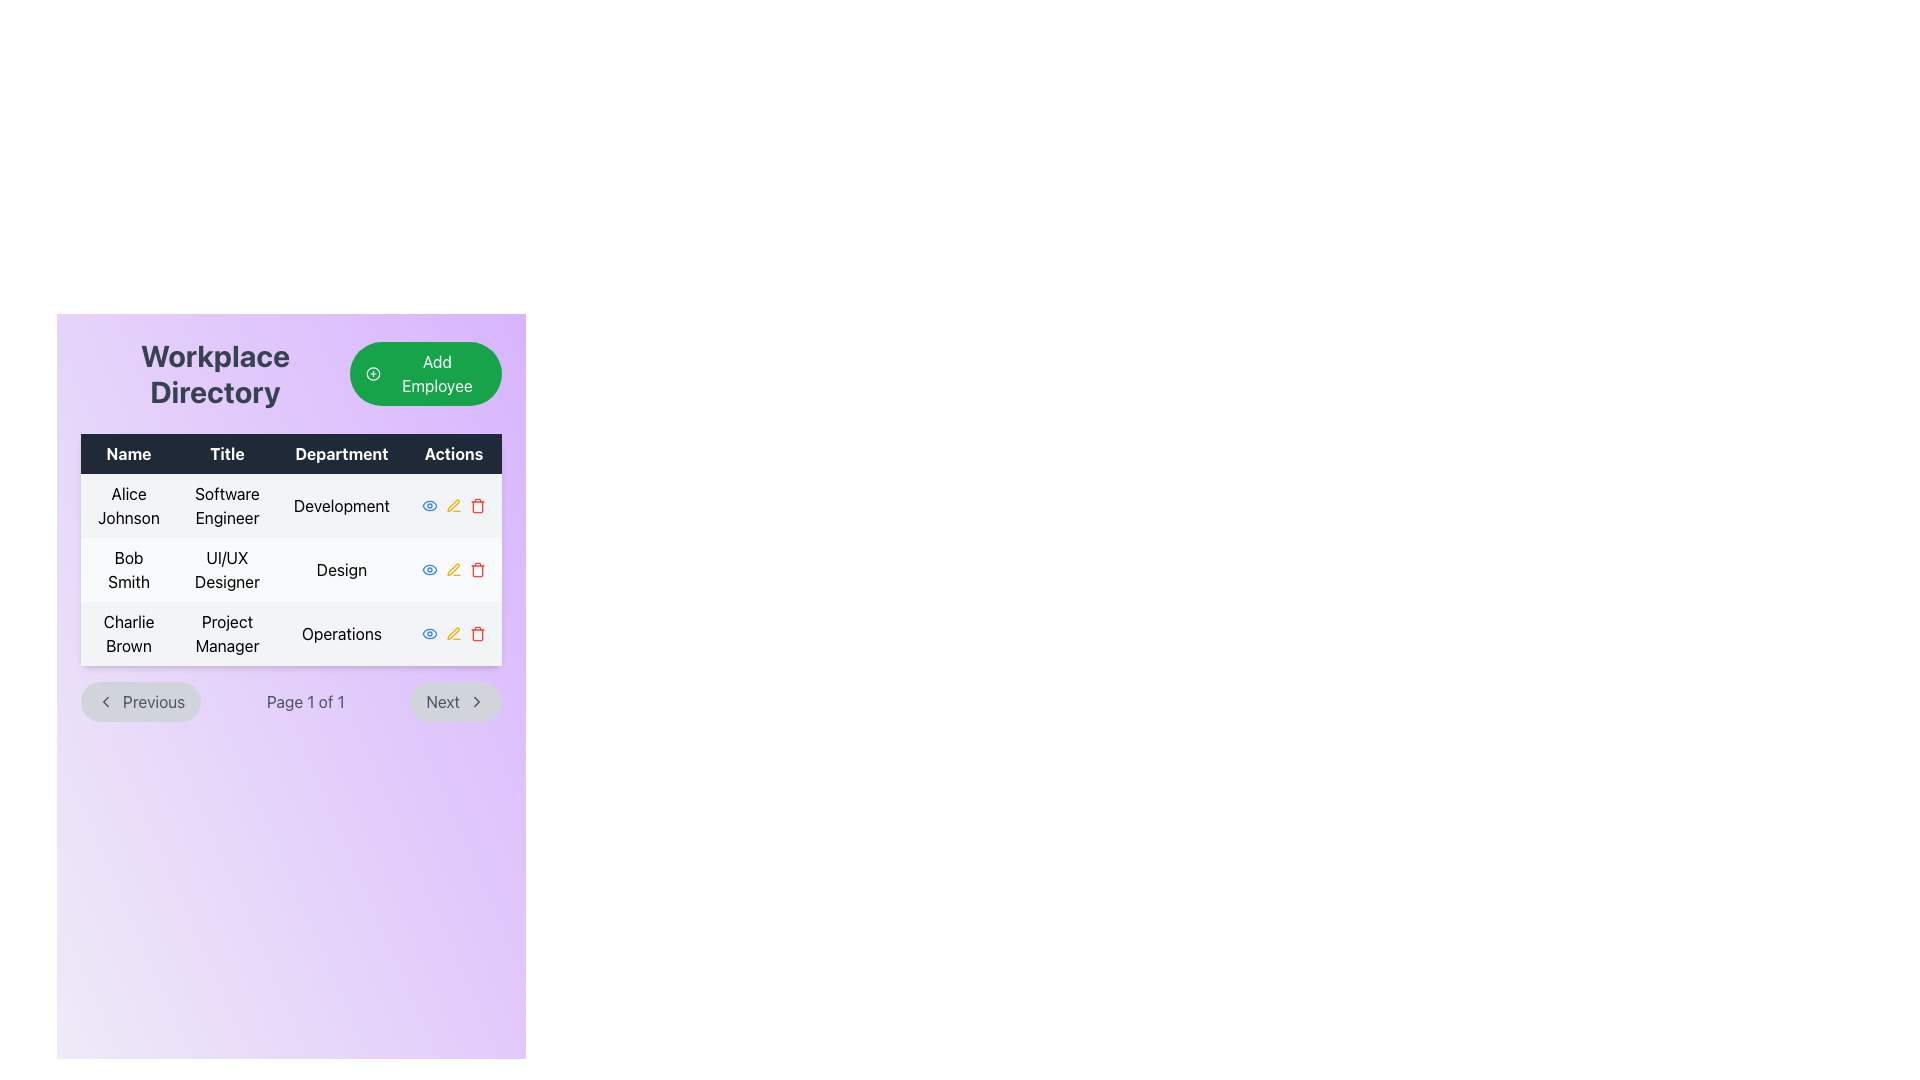 This screenshot has height=1080, width=1920. What do you see at coordinates (128, 454) in the screenshot?
I see `the 'Name' header label in the table, which is located at the top-left corner of the header row` at bounding box center [128, 454].